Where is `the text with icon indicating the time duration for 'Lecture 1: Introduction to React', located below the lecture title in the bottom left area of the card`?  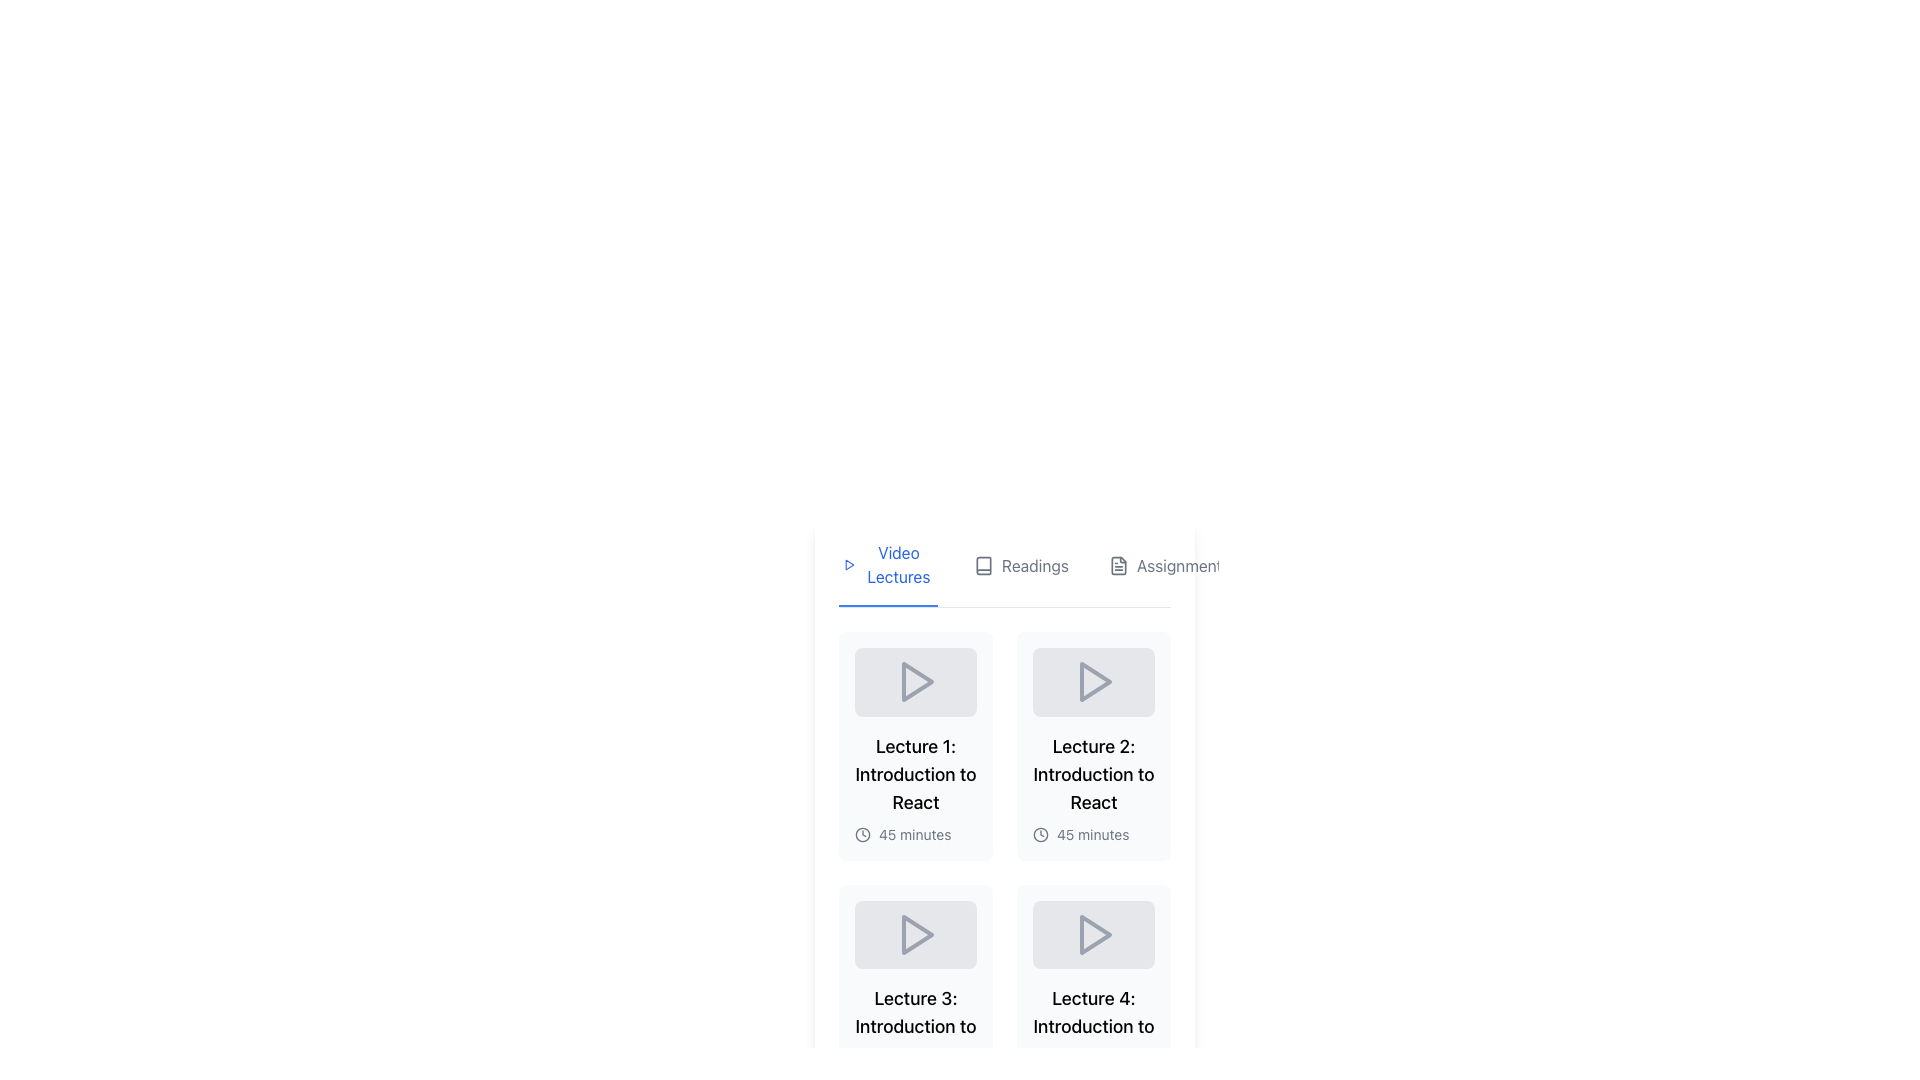 the text with icon indicating the time duration for 'Lecture 1: Introduction to React', located below the lecture title in the bottom left area of the card is located at coordinates (915, 833).